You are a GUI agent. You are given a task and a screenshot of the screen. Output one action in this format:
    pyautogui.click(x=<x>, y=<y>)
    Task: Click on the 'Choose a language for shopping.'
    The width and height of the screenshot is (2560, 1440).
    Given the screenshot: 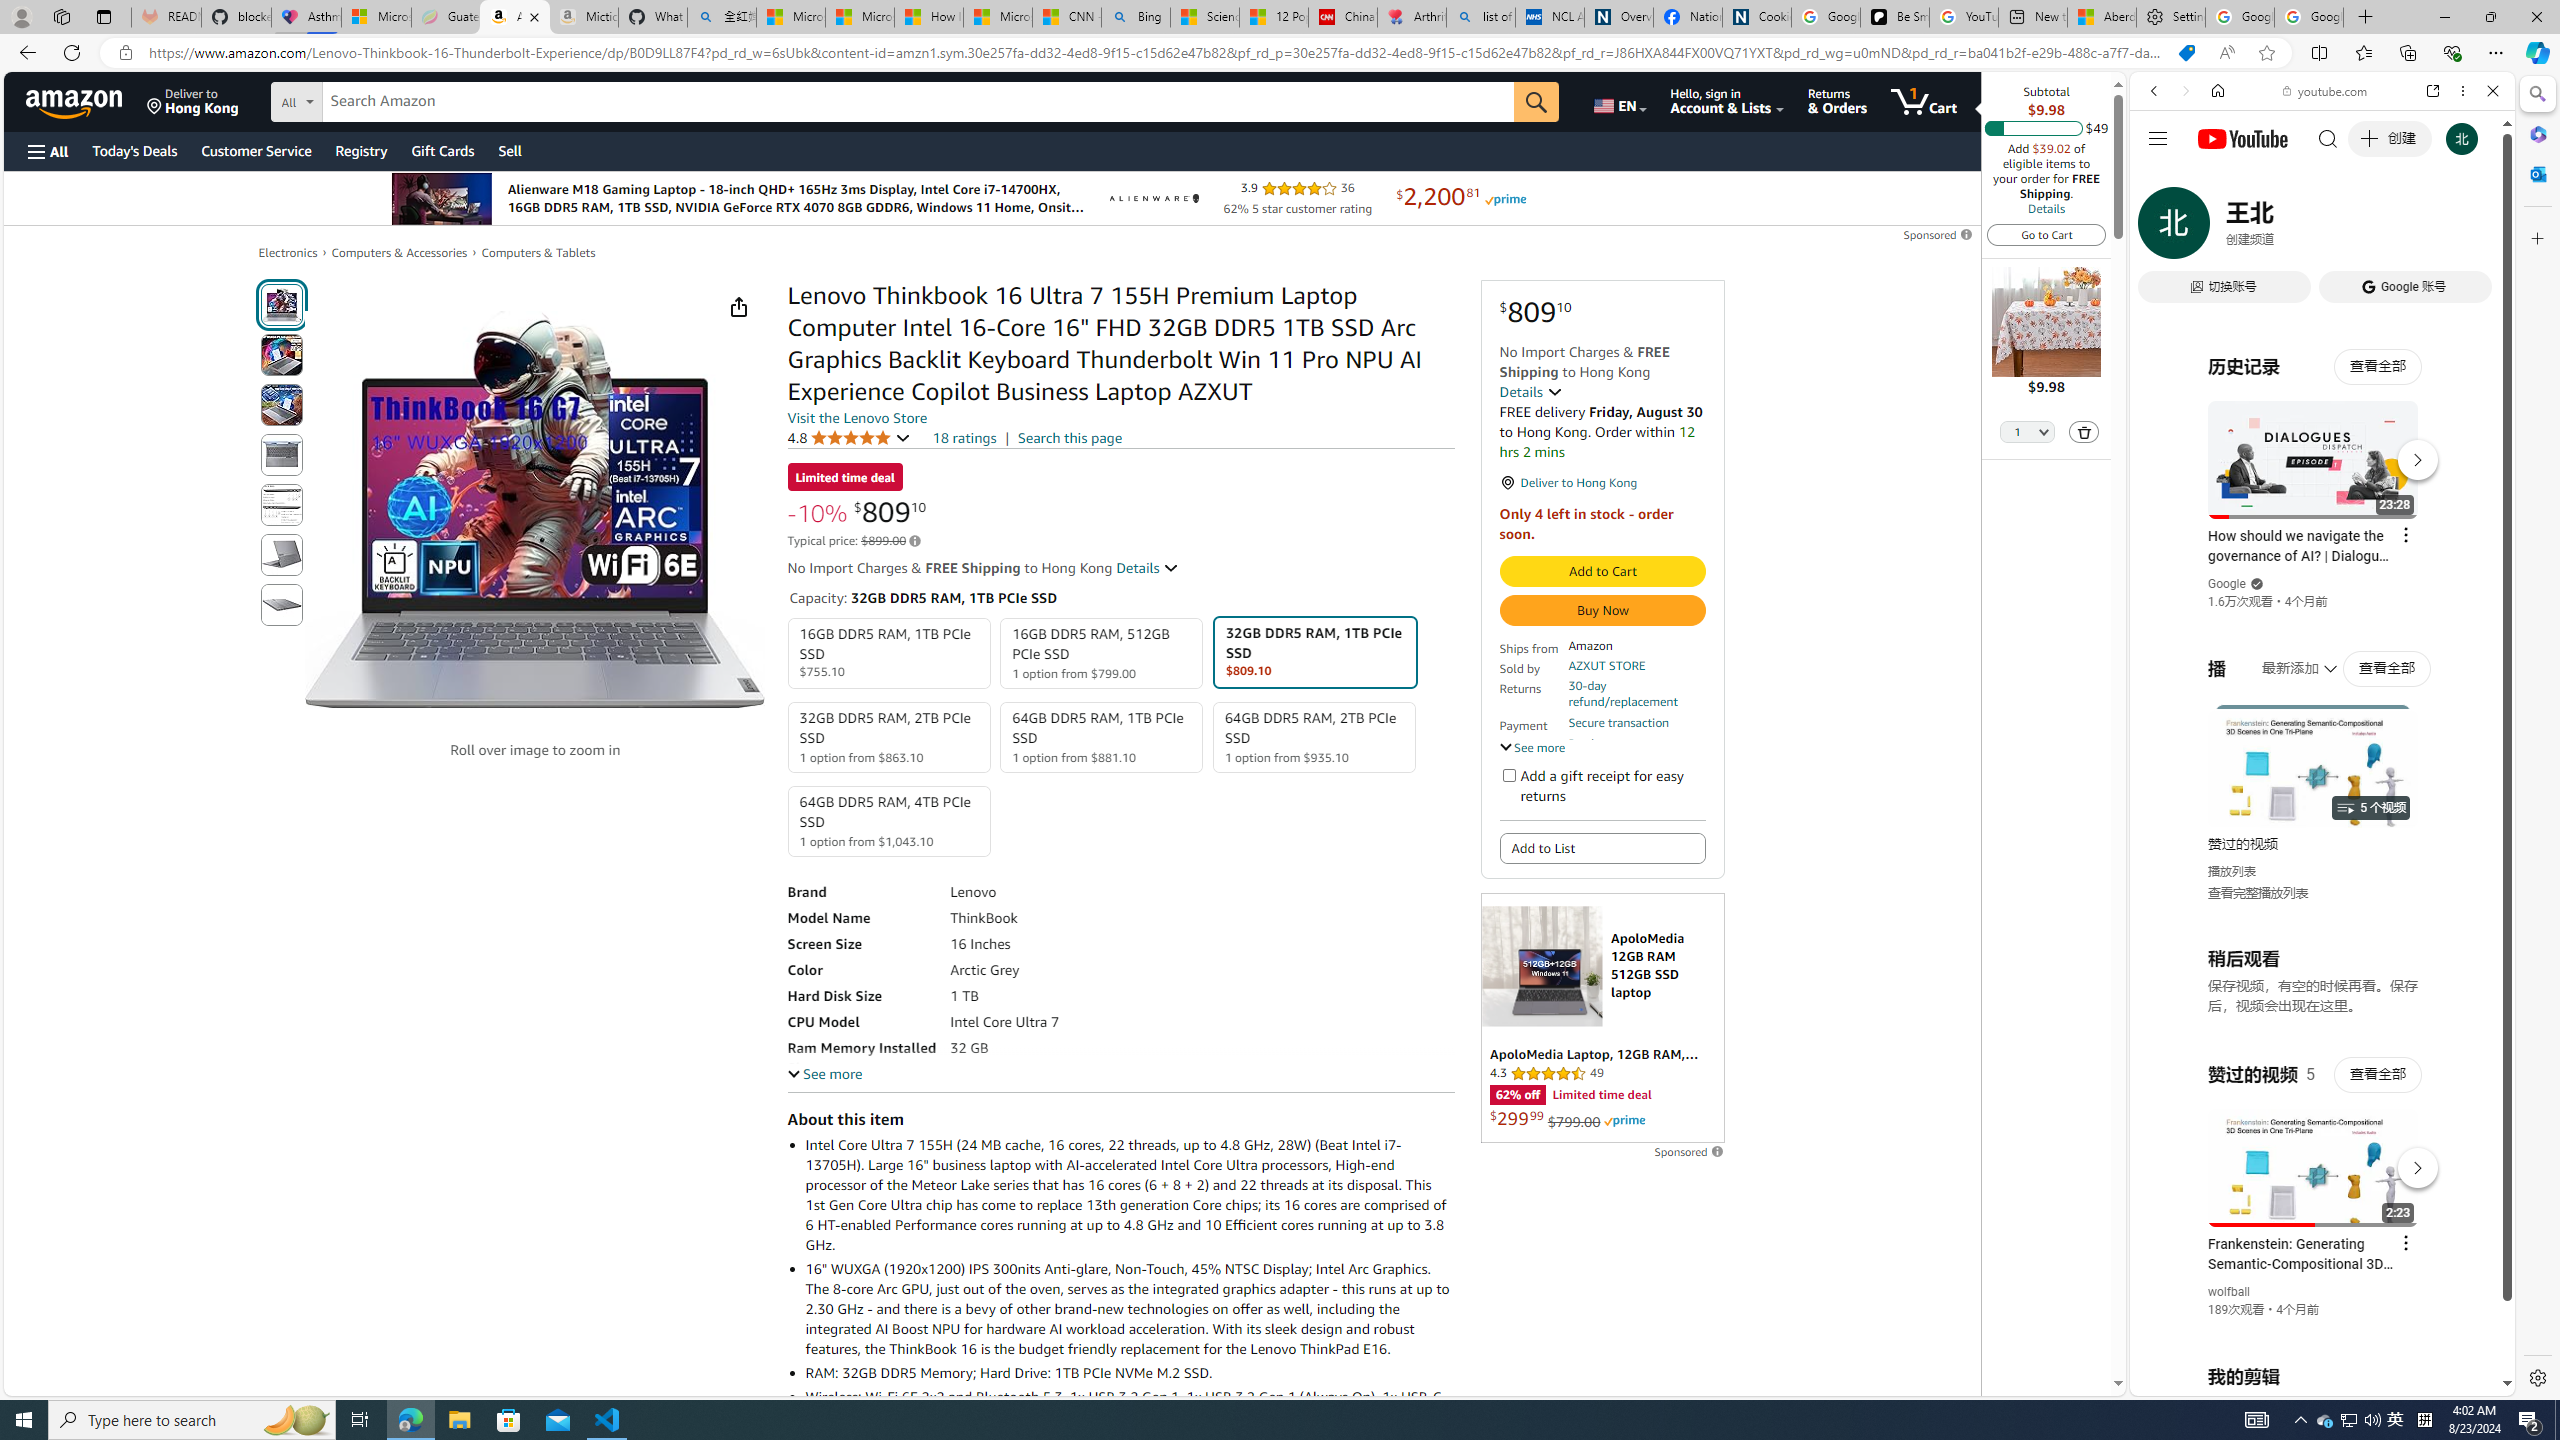 What is the action you would take?
    pyautogui.click(x=1618, y=100)
    